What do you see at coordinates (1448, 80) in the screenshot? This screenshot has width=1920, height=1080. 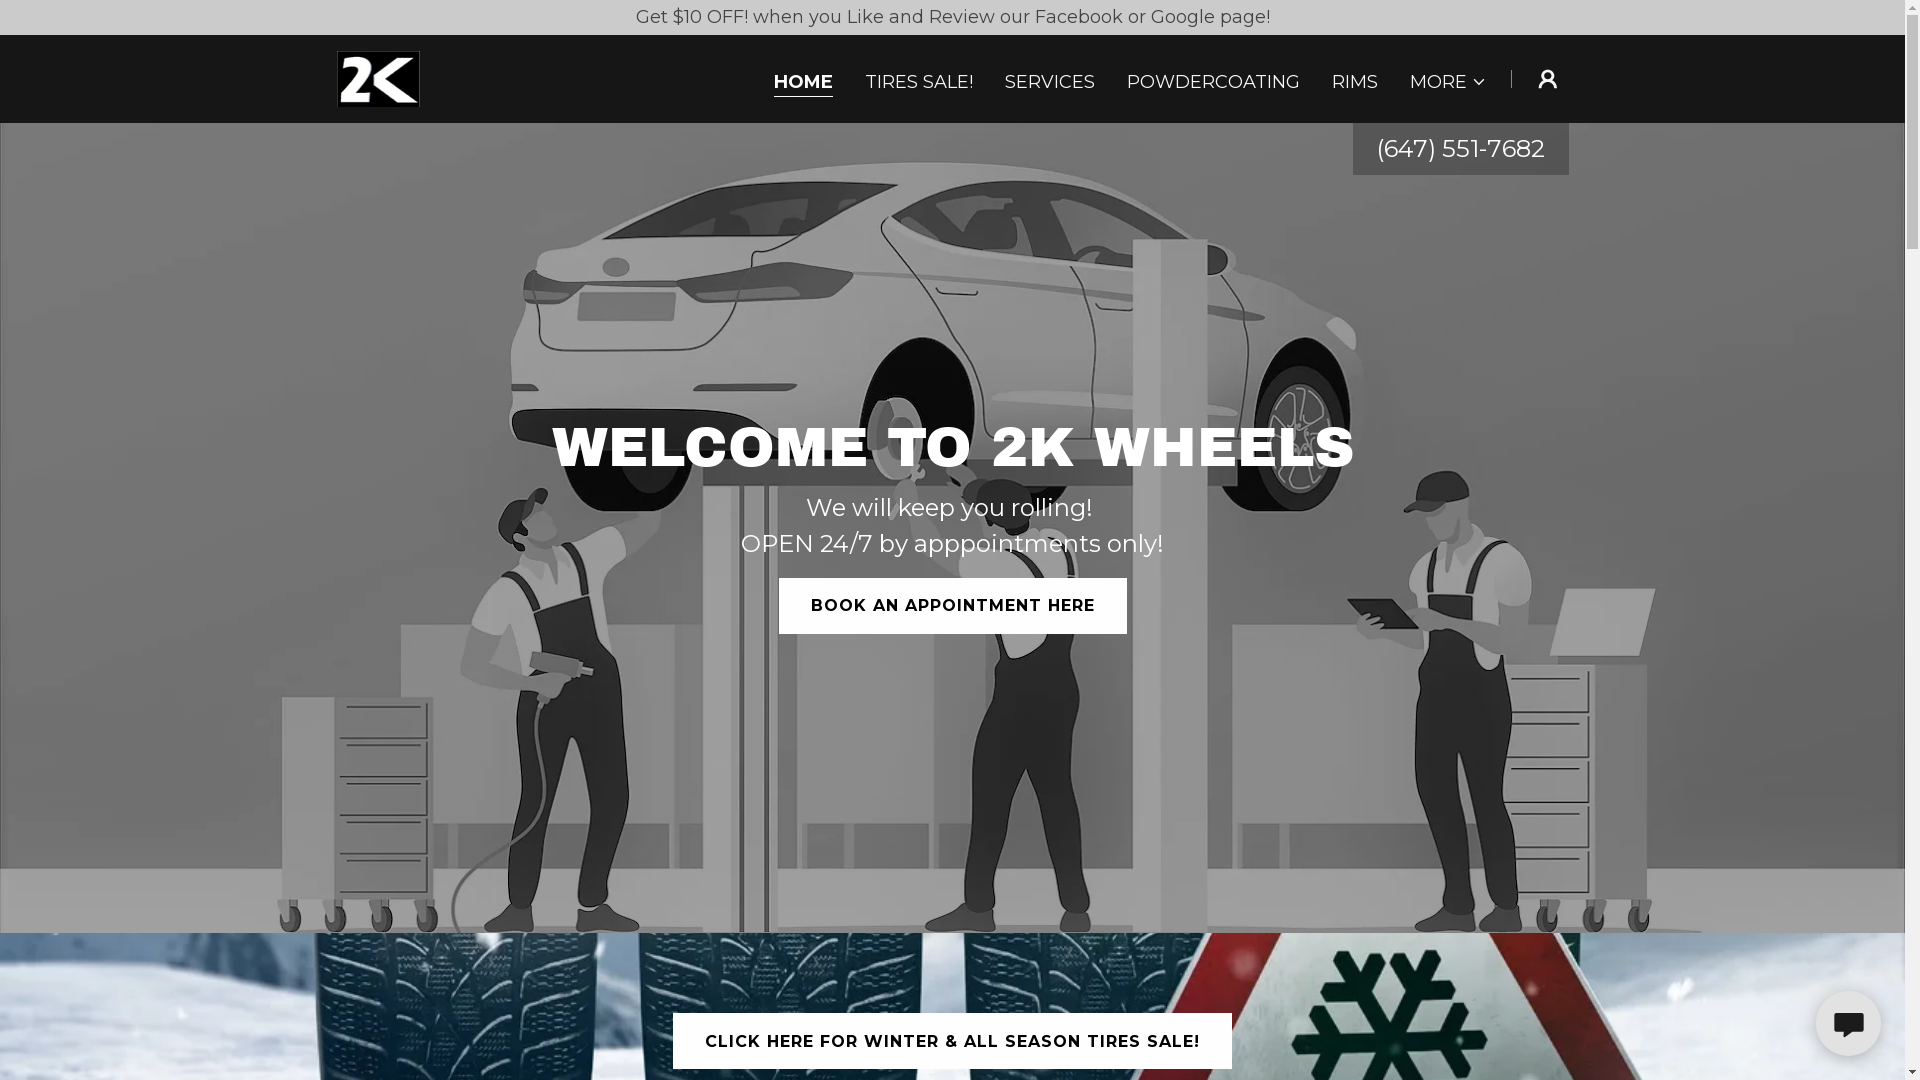 I see `'MORE'` at bounding box center [1448, 80].